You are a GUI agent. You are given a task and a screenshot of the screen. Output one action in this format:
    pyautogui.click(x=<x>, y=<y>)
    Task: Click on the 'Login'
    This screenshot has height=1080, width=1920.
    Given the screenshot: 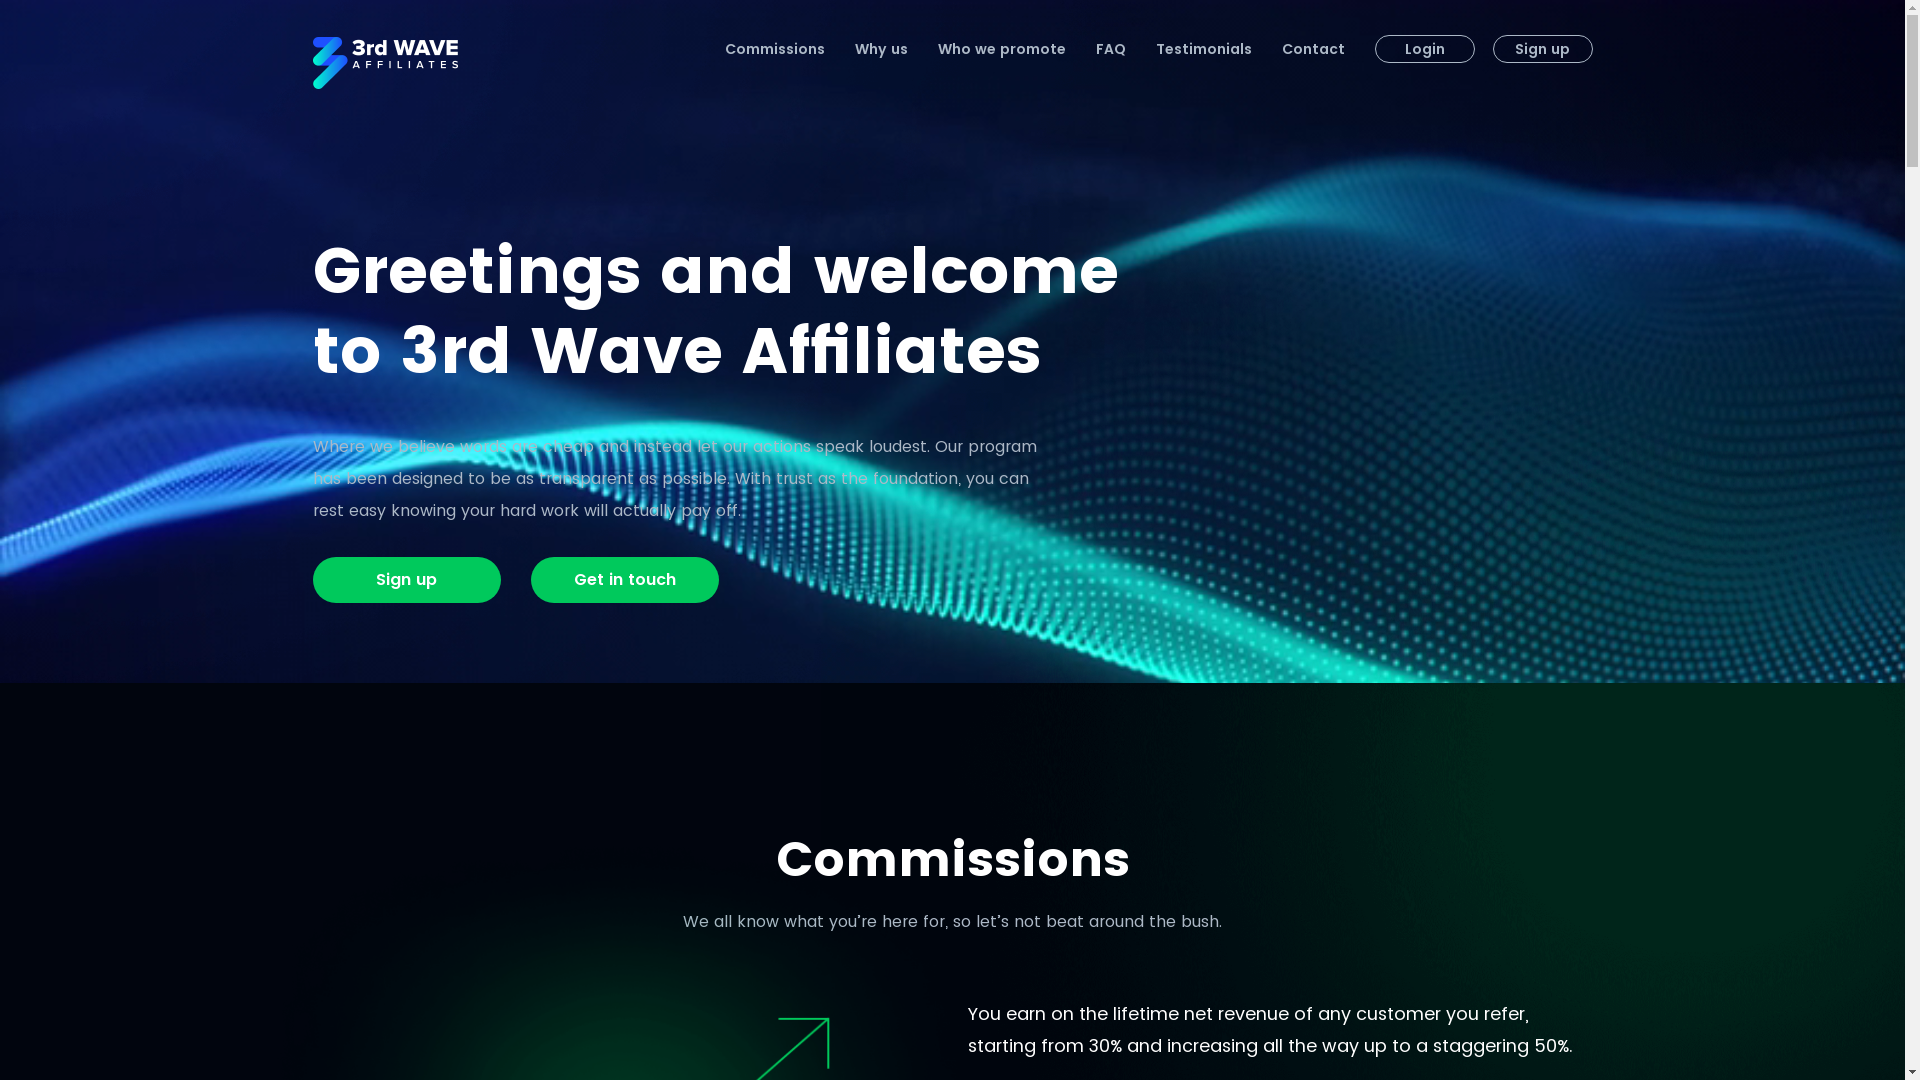 What is the action you would take?
    pyautogui.click(x=1423, y=48)
    